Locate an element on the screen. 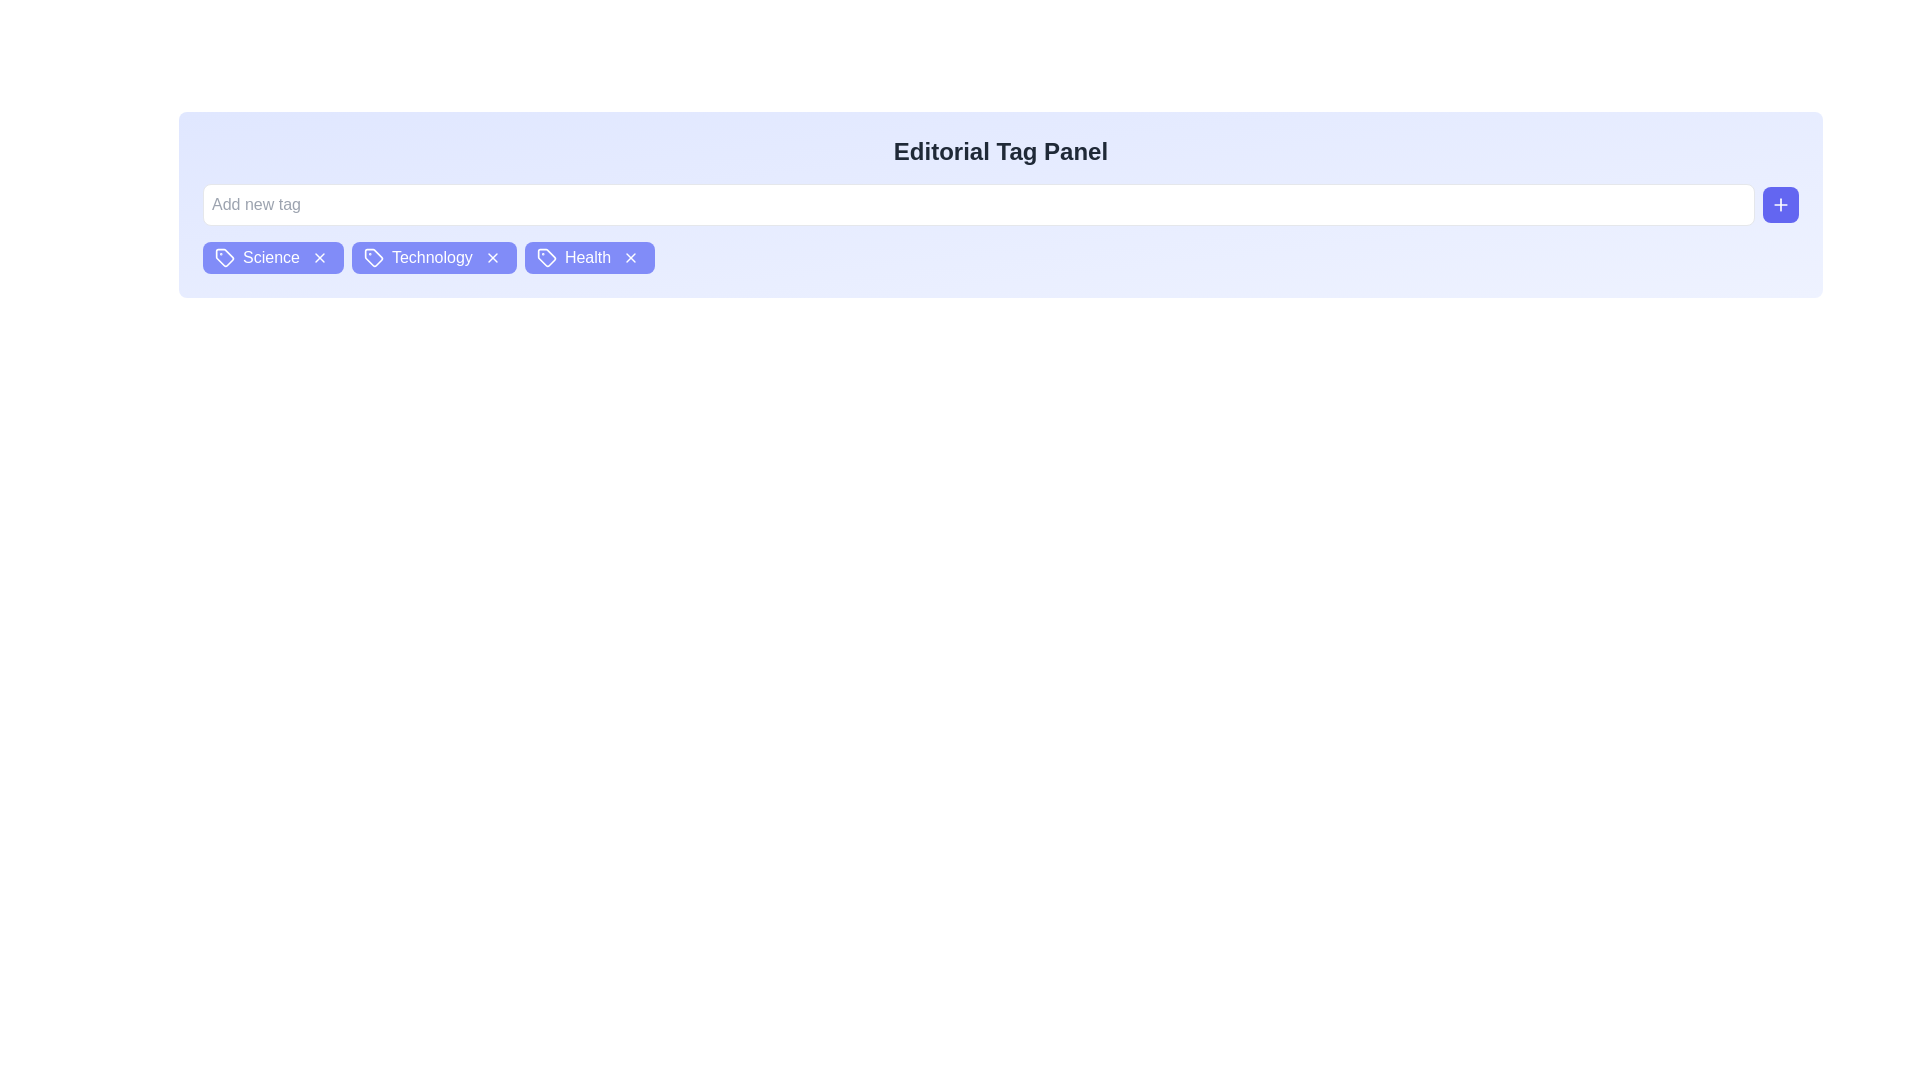 The width and height of the screenshot is (1920, 1080). the 'Technology' tag, which is a horizontally aligned rectangular element with white text on a purple background and small icons on both sides, positioned between 'Science' and 'Health' is located at coordinates (433, 257).